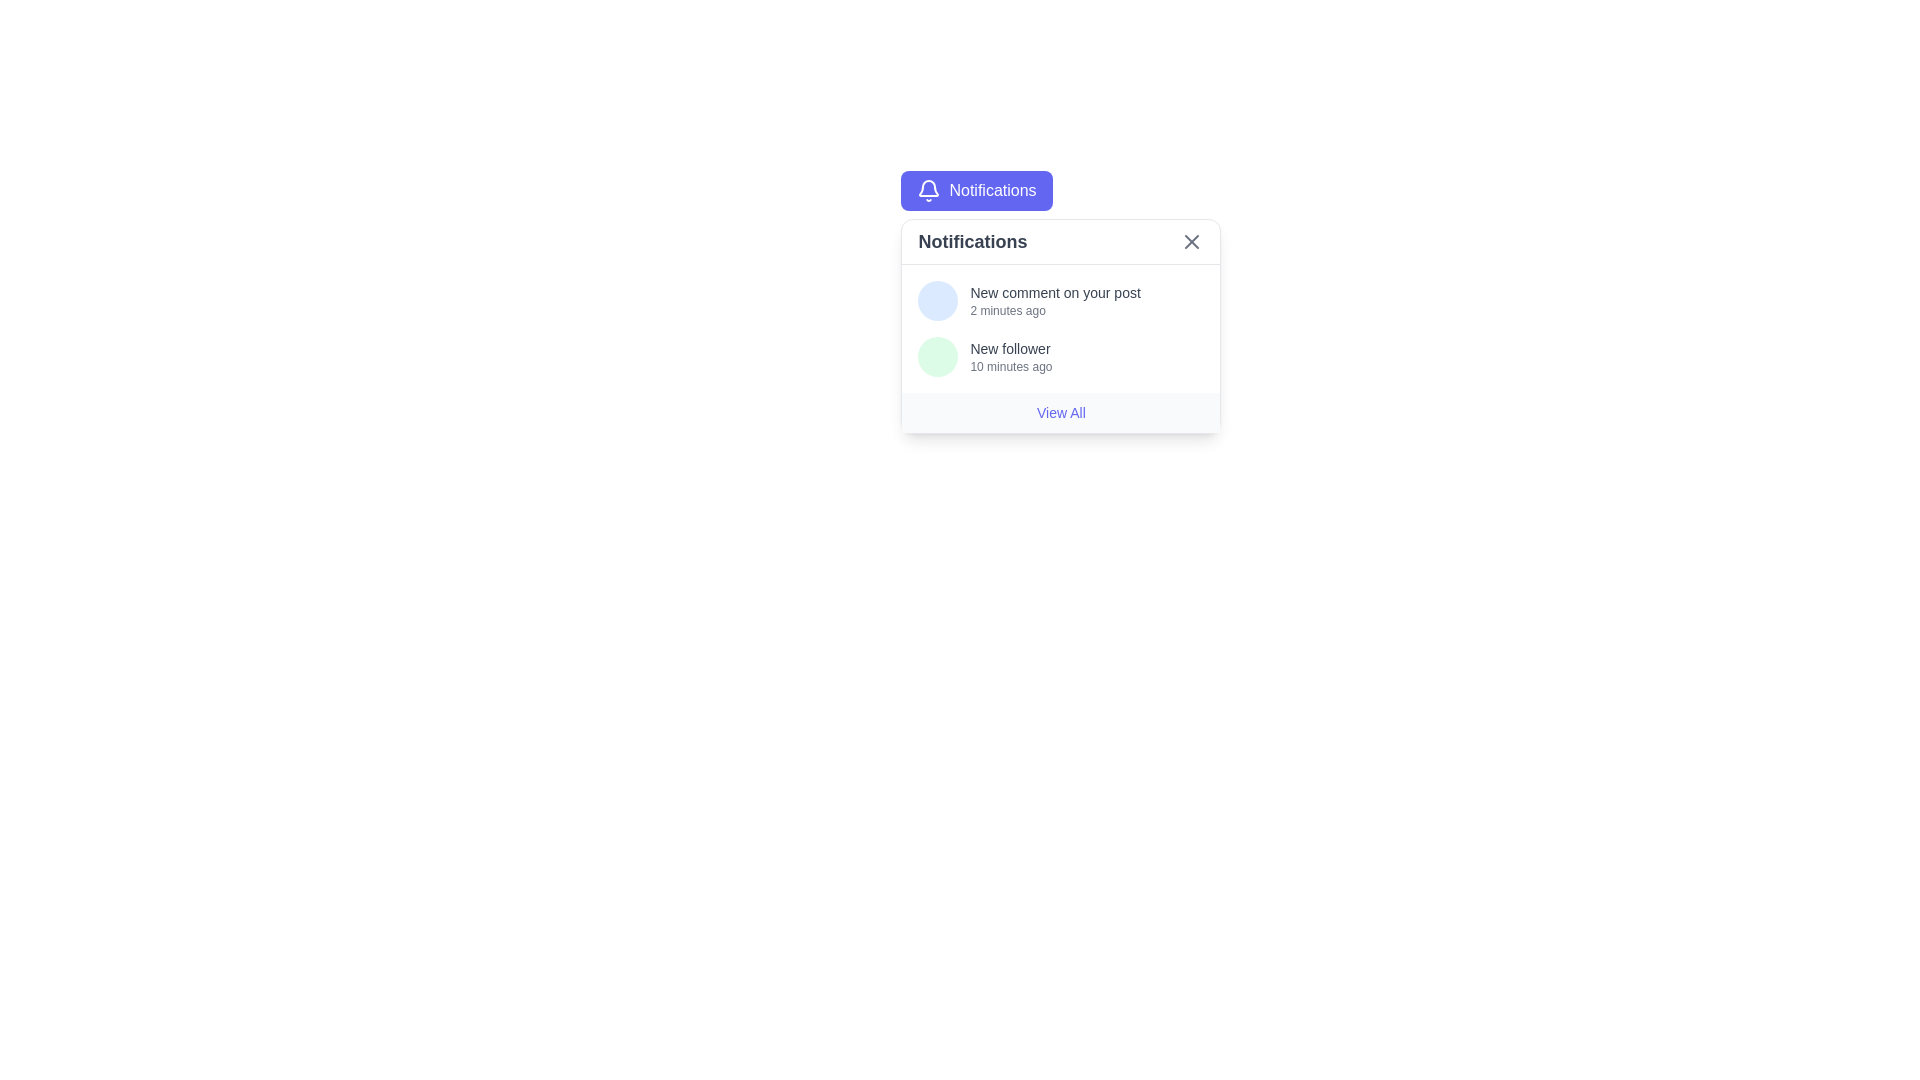 The width and height of the screenshot is (1920, 1080). Describe the element at coordinates (1011, 356) in the screenshot. I see `the text block that contains 'New follower' and '10 minutes ago', which is the second notification in the dropdown list of notifications` at that location.